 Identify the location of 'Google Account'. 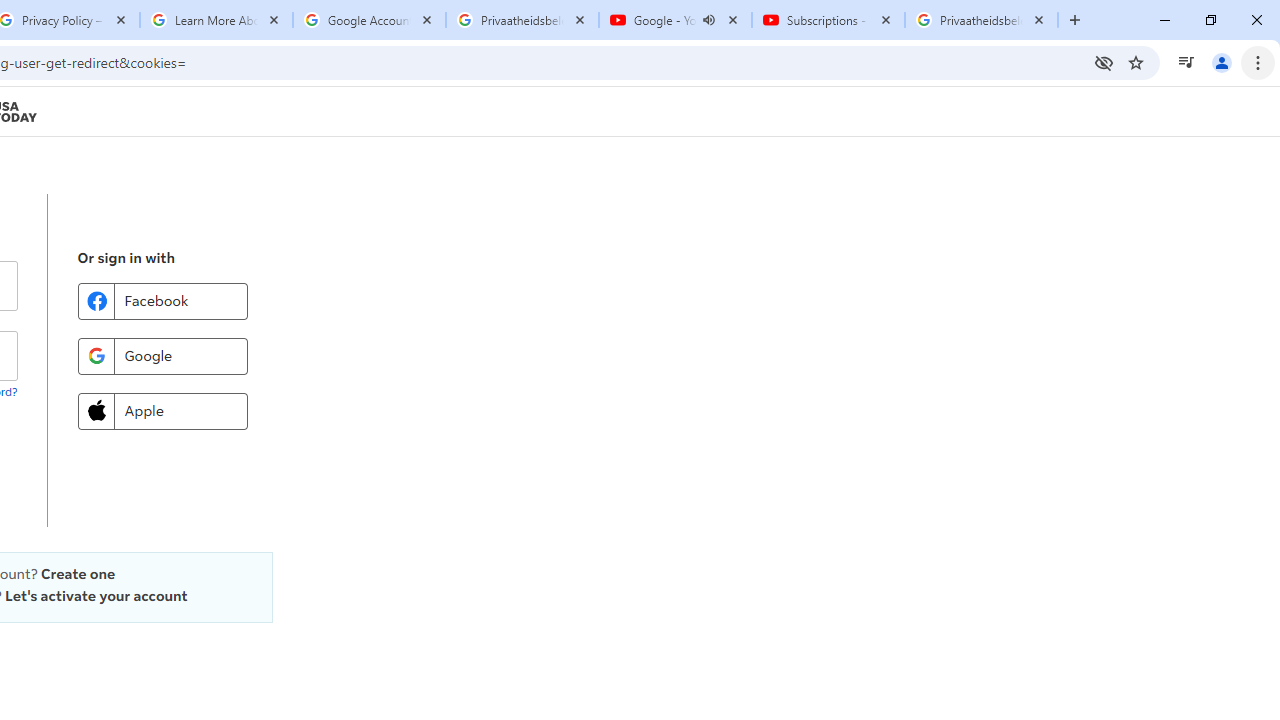
(369, 20).